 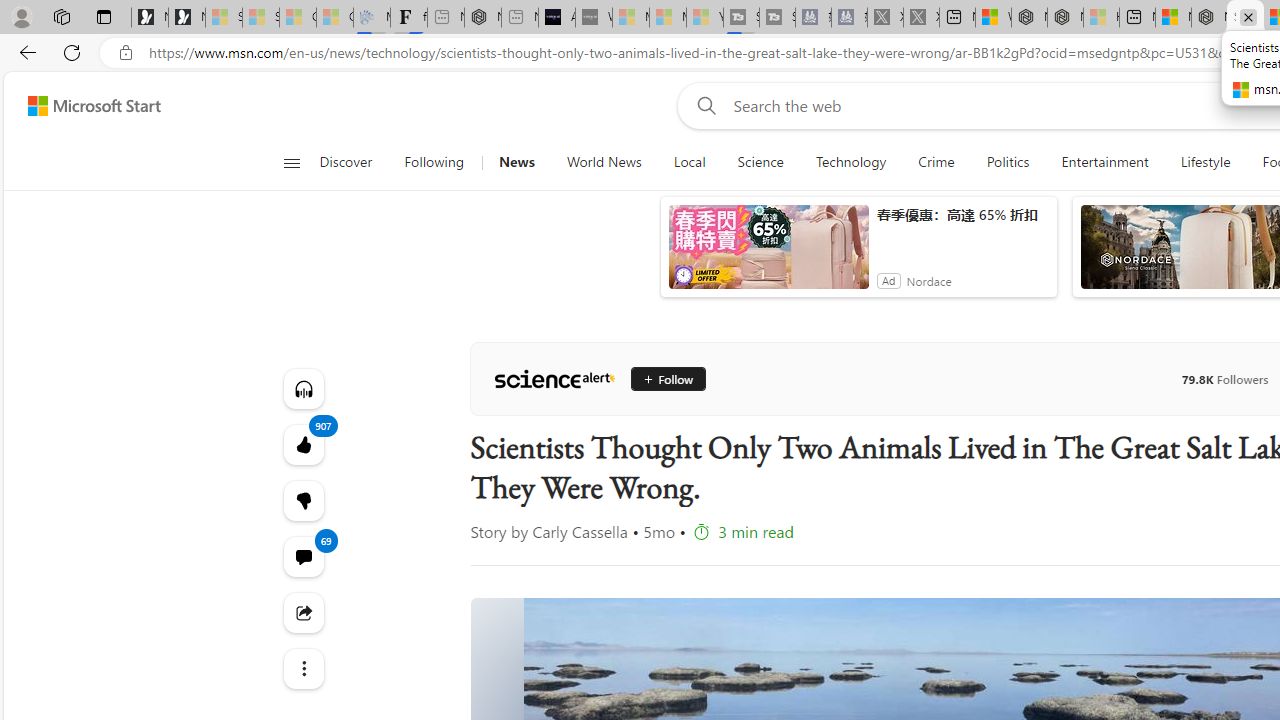 I want to click on 'View comments 69 Comment', so click(x=302, y=556).